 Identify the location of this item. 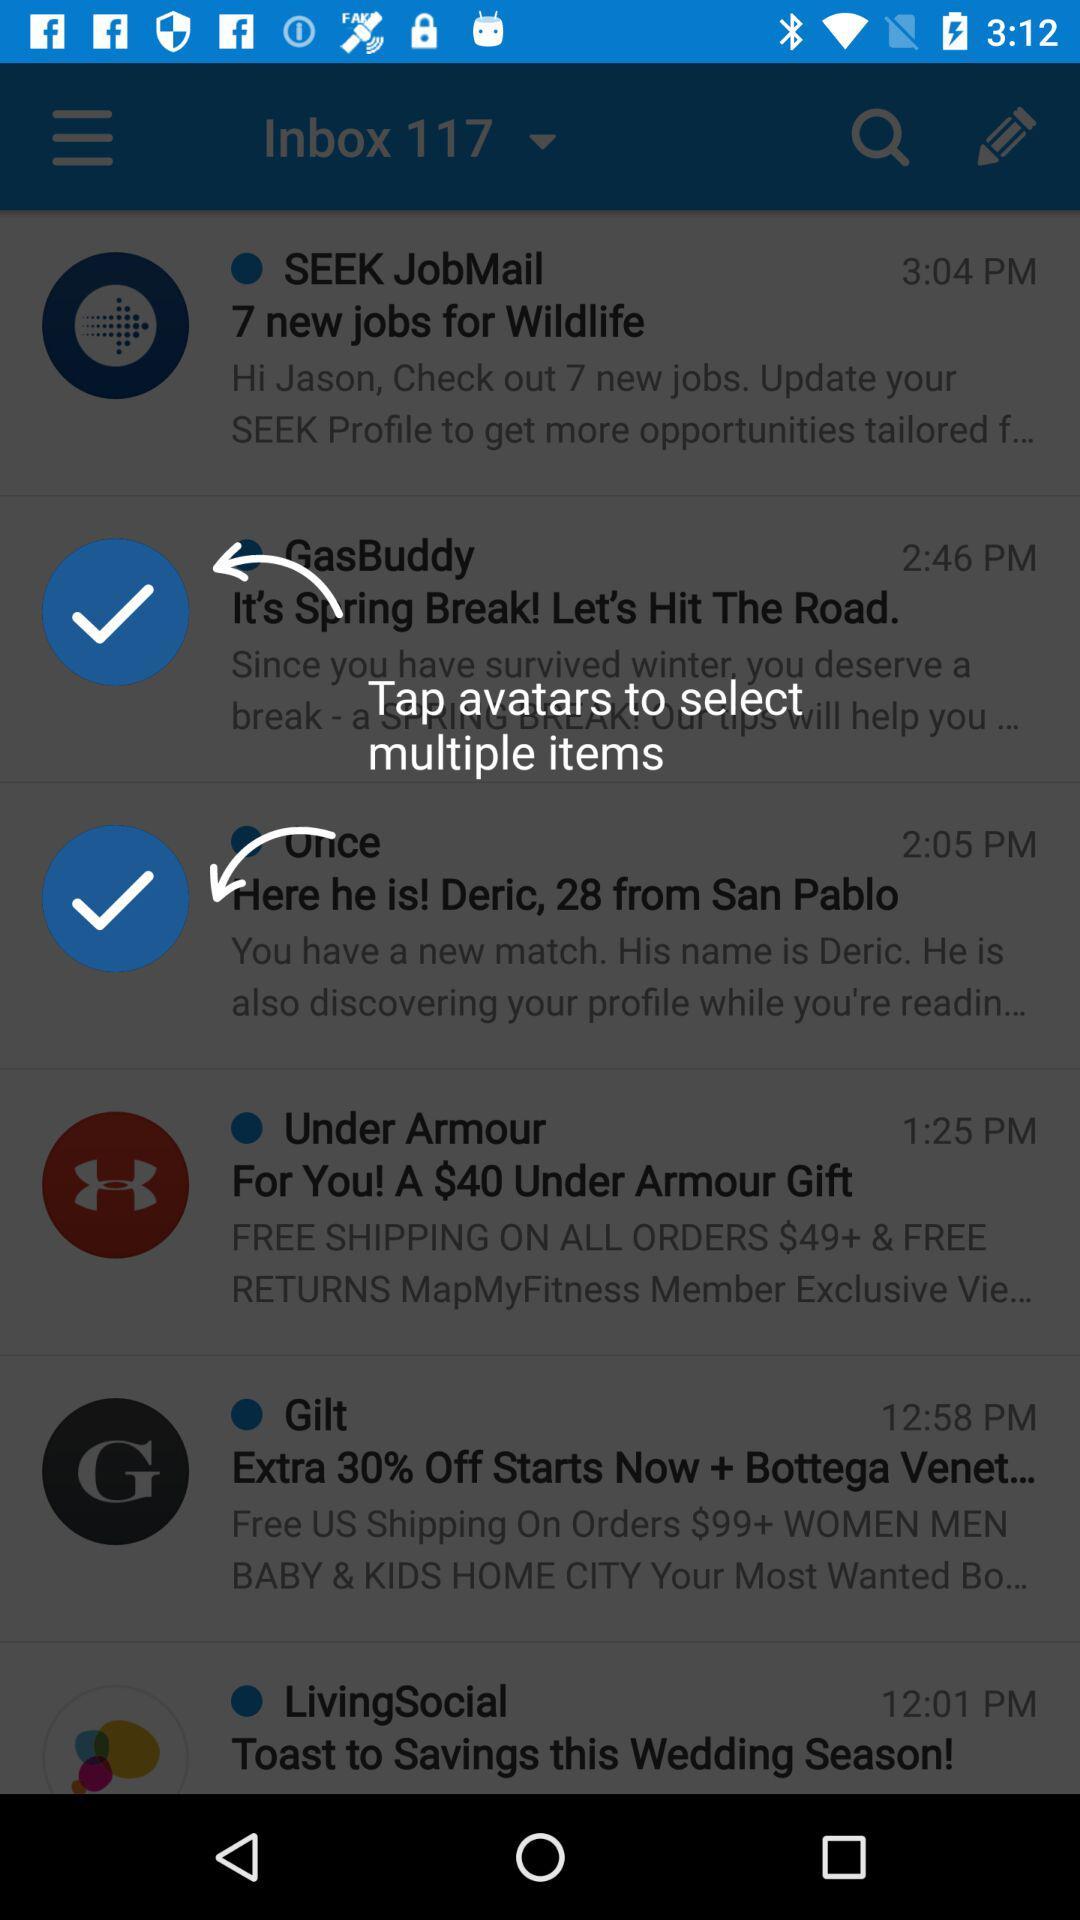
(115, 897).